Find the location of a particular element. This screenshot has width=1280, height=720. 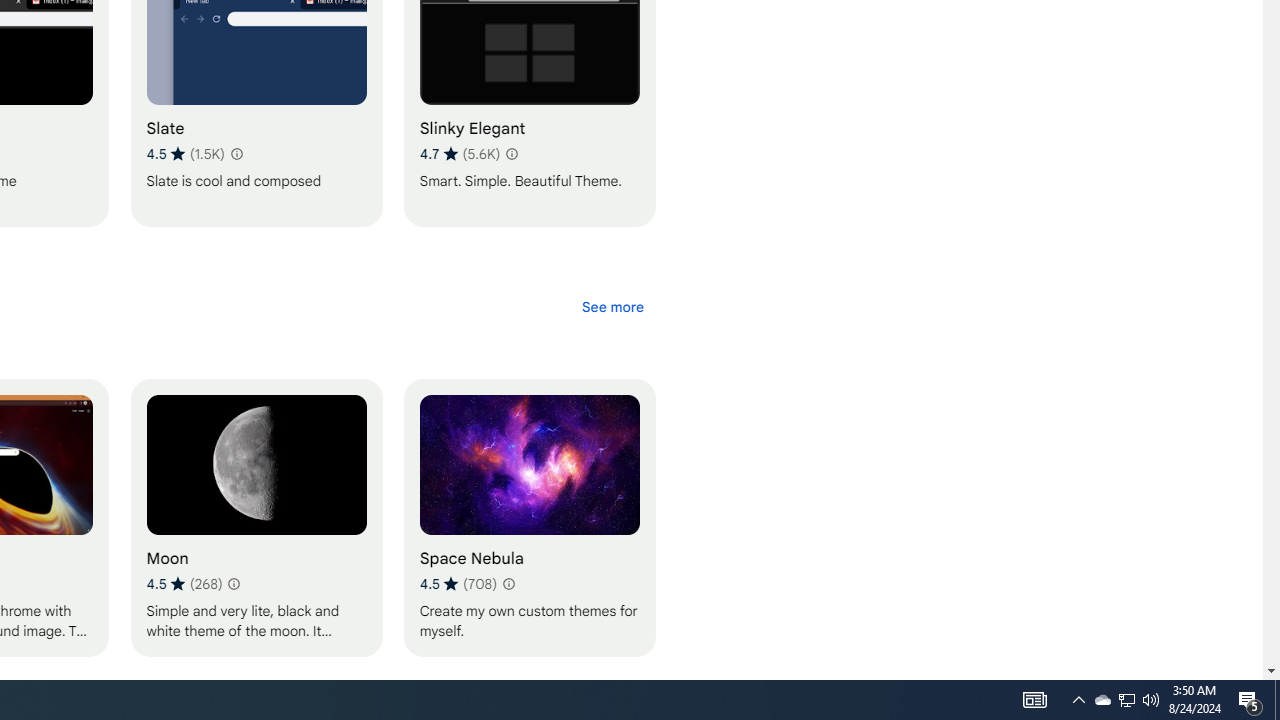

'Learn more about results and reviews "Space Nebula"' is located at coordinates (508, 583).